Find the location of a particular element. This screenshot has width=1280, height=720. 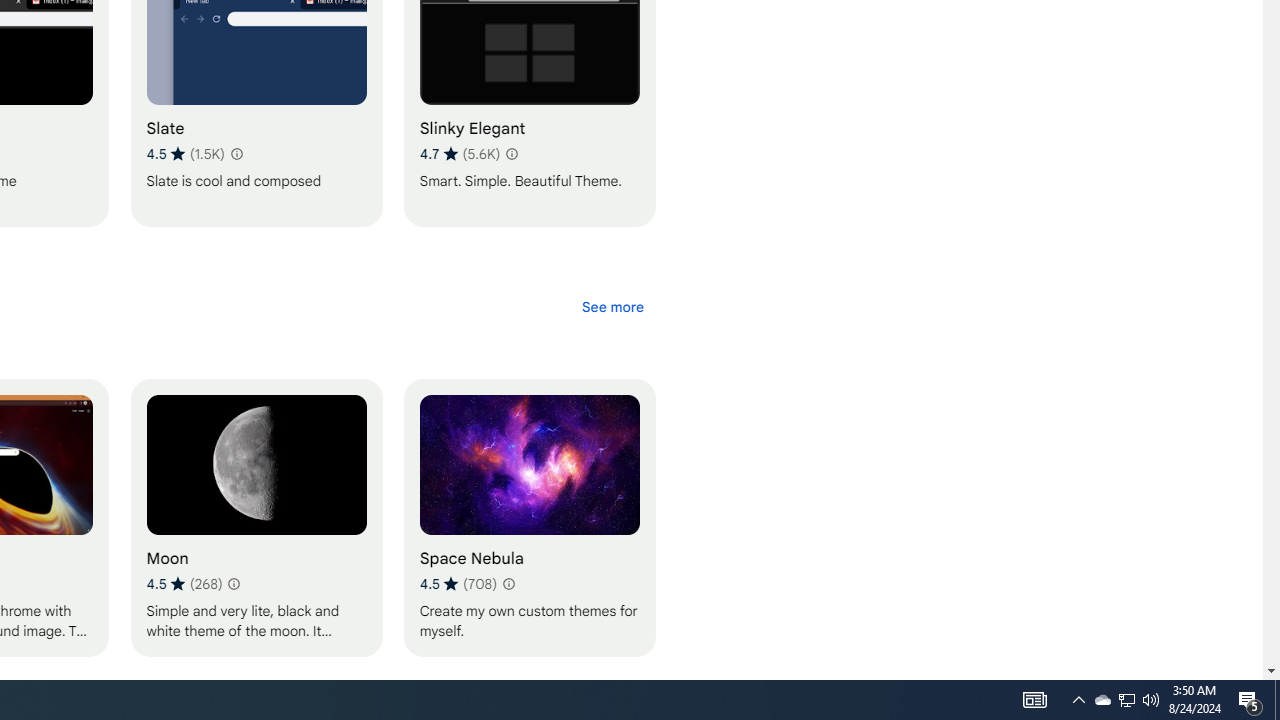

'Learn more about results and reviews "Space Nebula"' is located at coordinates (508, 583).